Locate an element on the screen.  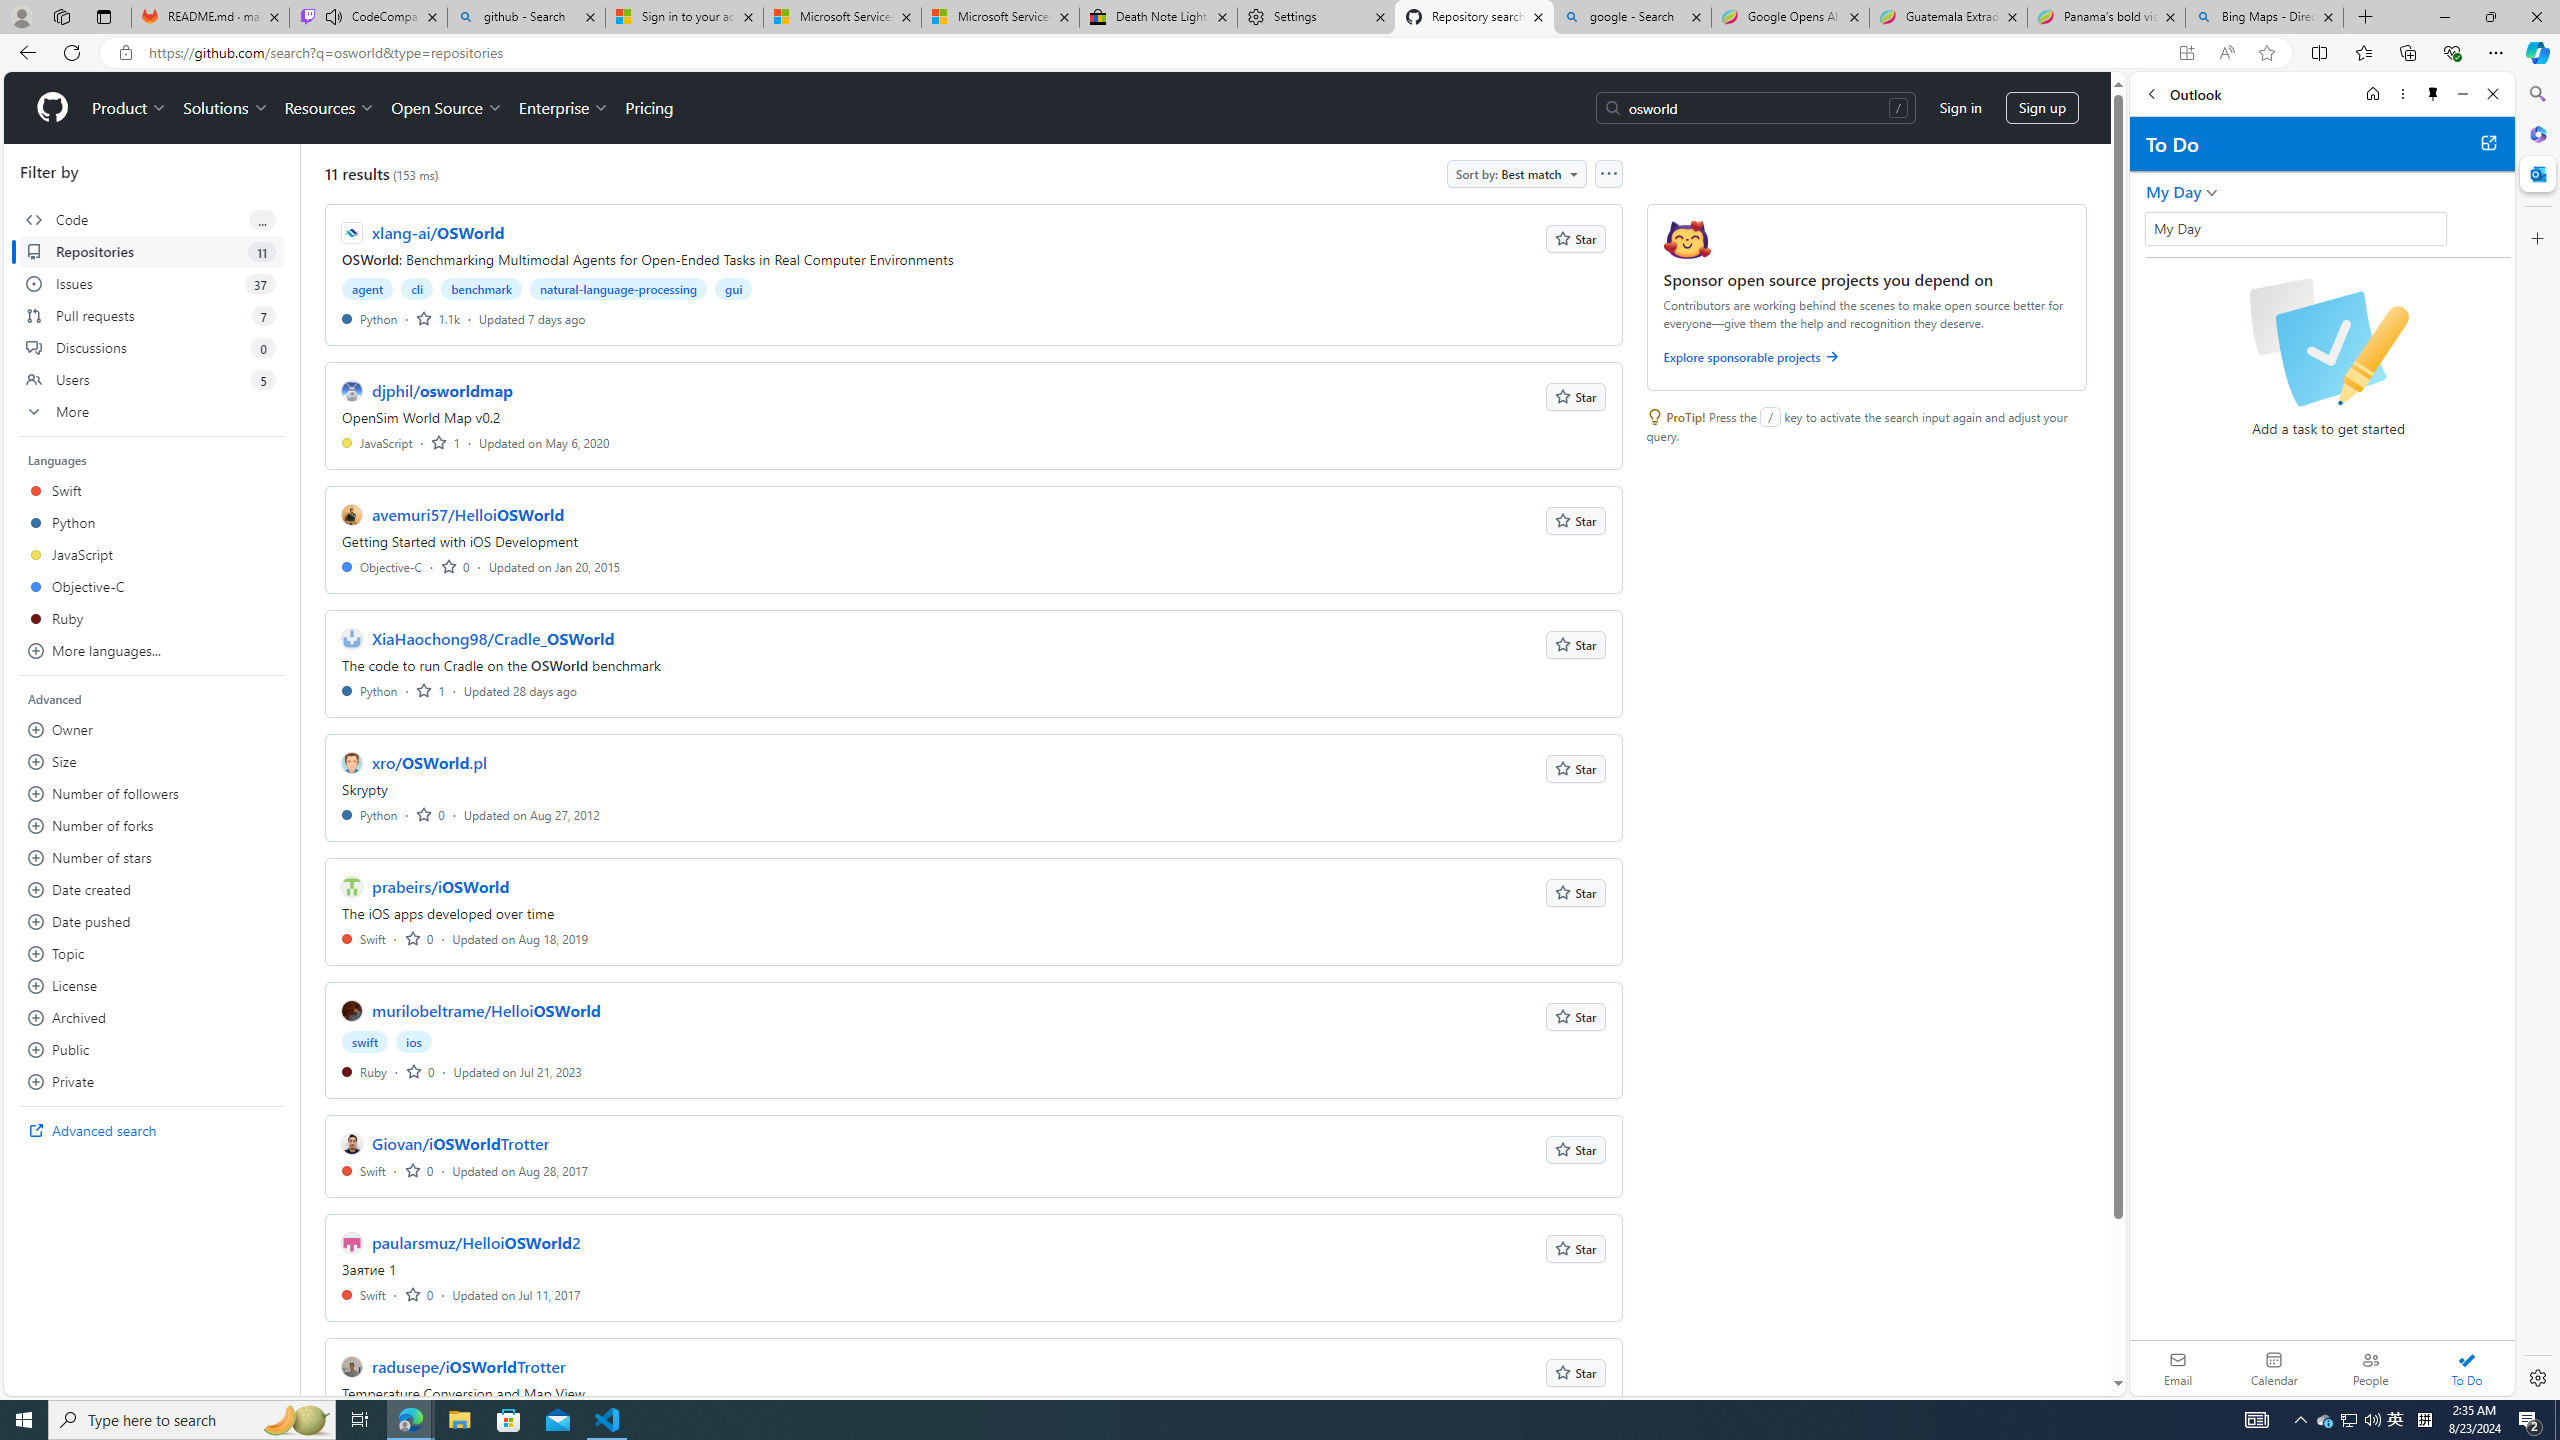
'xro/OSWorld.pl' is located at coordinates (429, 762).